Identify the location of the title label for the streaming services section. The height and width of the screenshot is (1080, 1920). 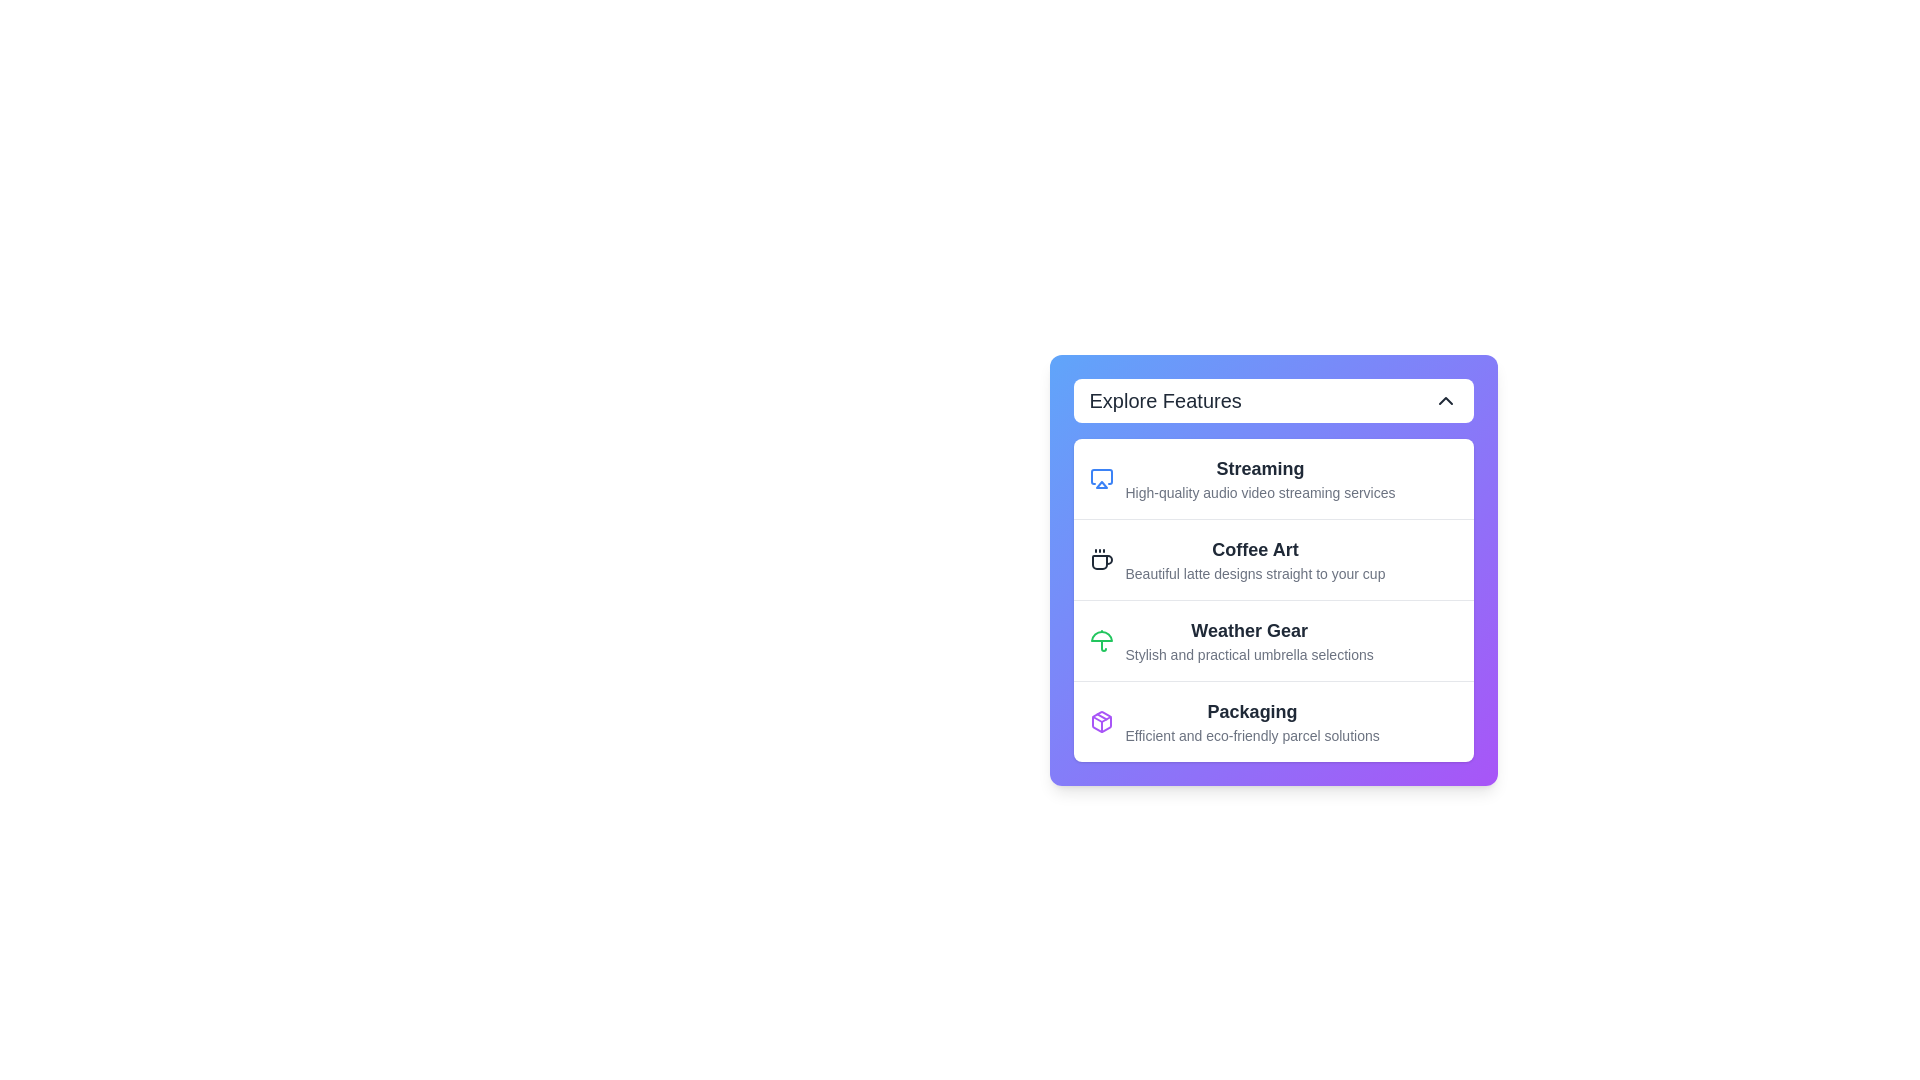
(1259, 469).